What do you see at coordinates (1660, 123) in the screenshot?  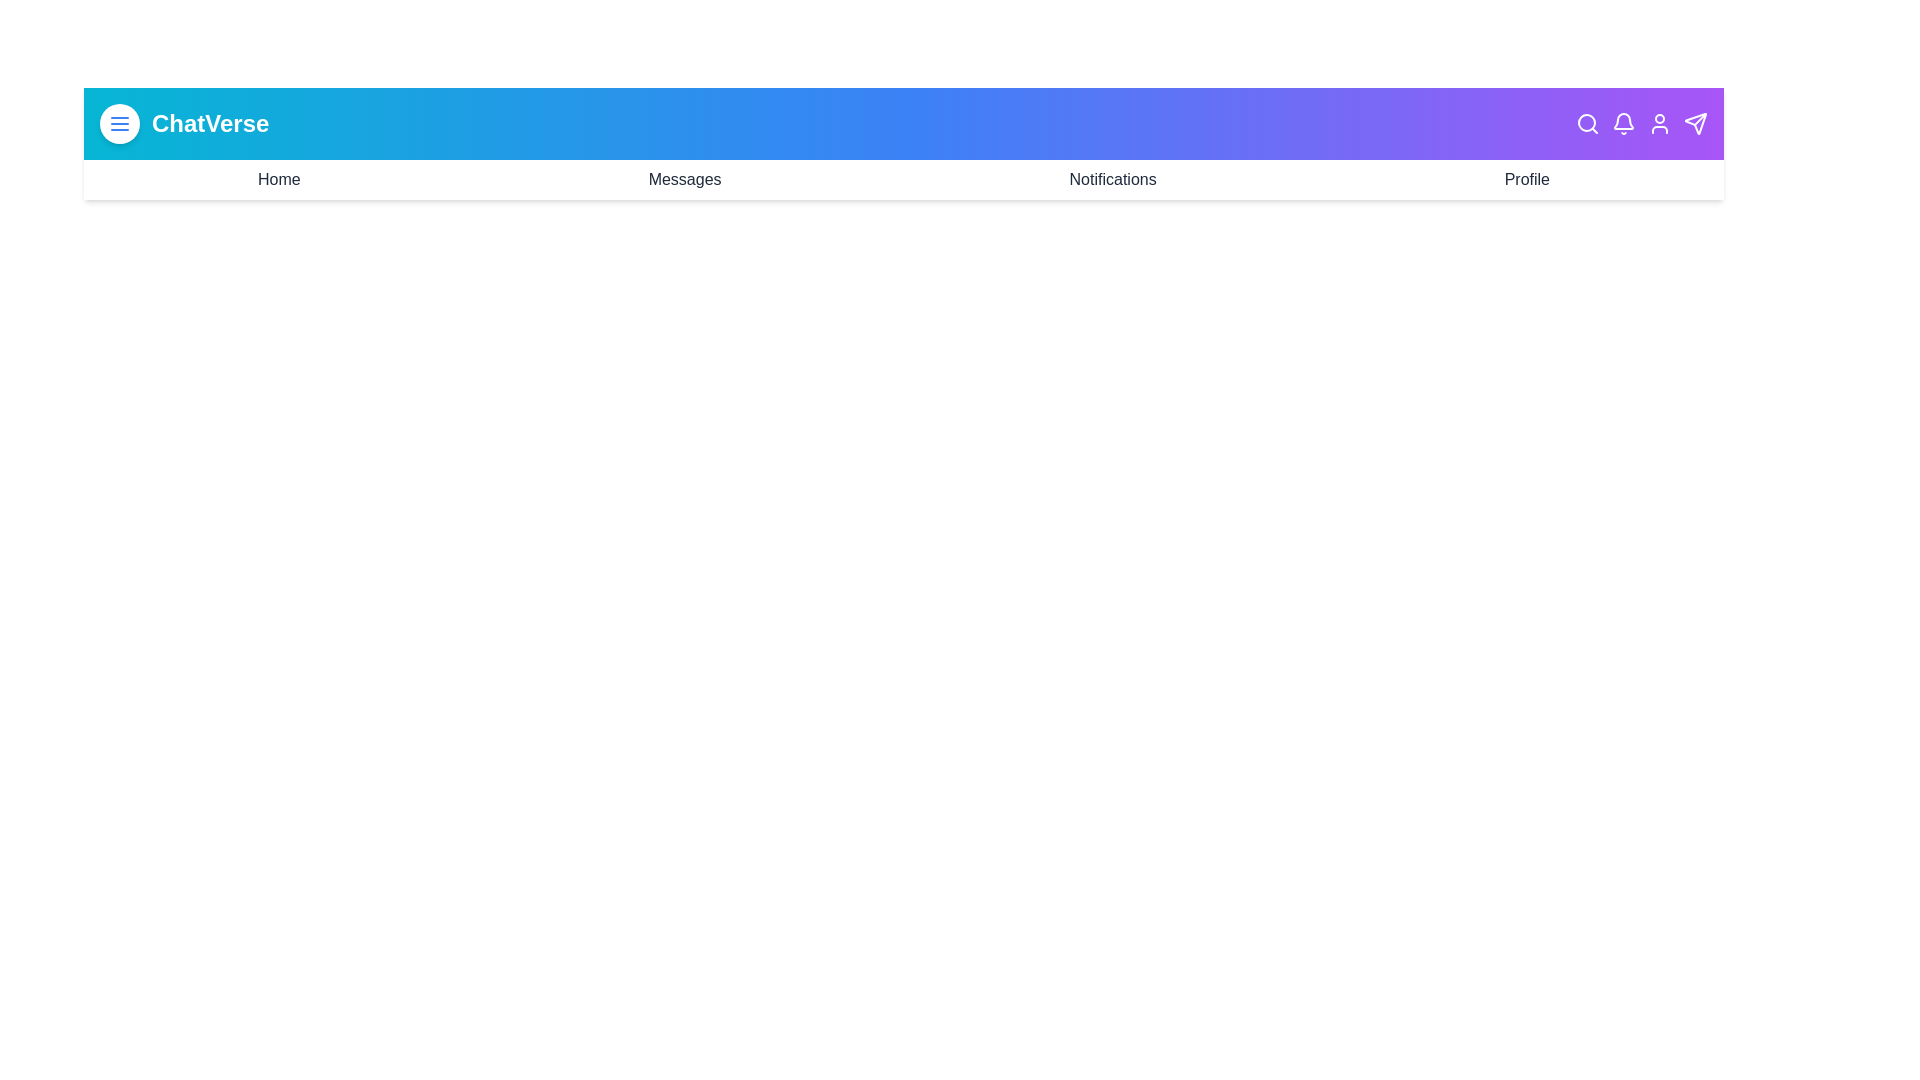 I see `the User icon in the header` at bounding box center [1660, 123].